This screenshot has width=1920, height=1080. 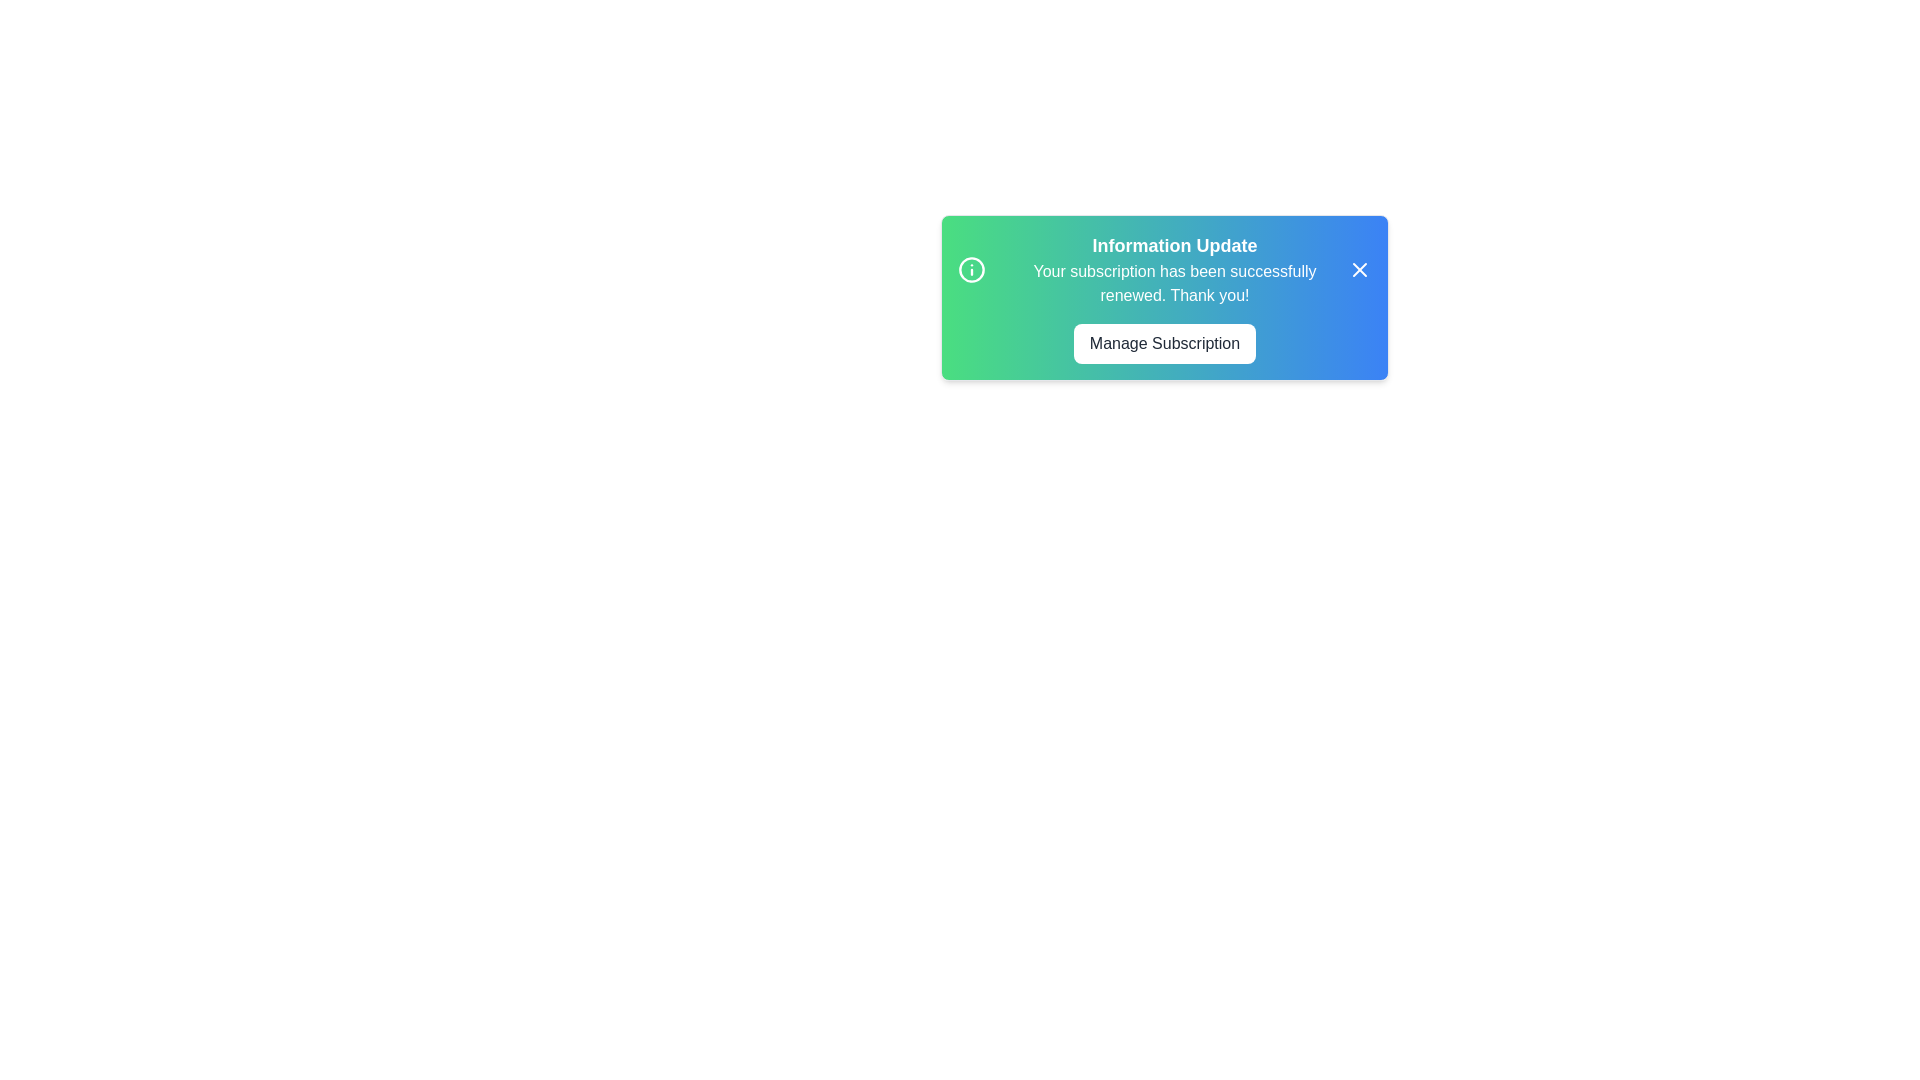 What do you see at coordinates (971, 270) in the screenshot?
I see `the information icon to understand its purpose` at bounding box center [971, 270].